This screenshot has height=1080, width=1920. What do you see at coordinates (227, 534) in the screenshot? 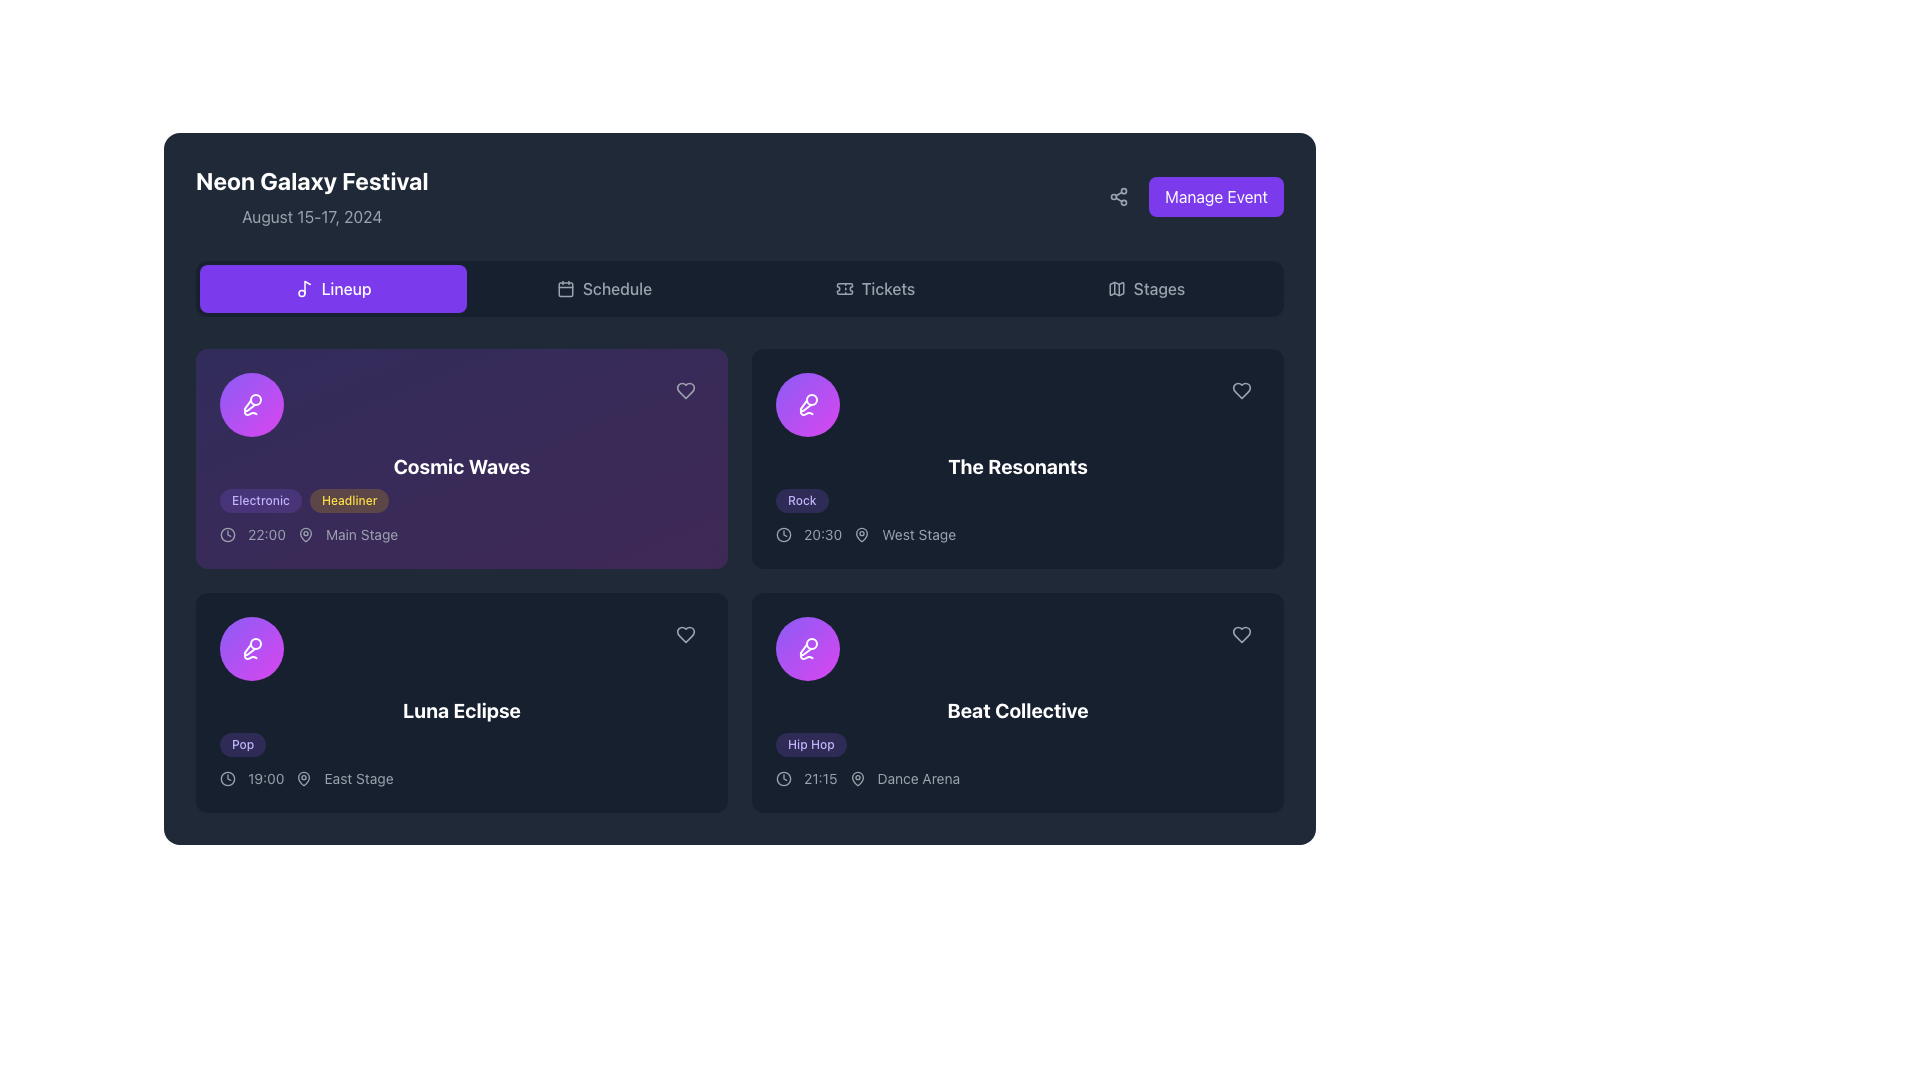
I see `the time icon located to the left of the time text '22:00', which visually represents the concept of time` at bounding box center [227, 534].